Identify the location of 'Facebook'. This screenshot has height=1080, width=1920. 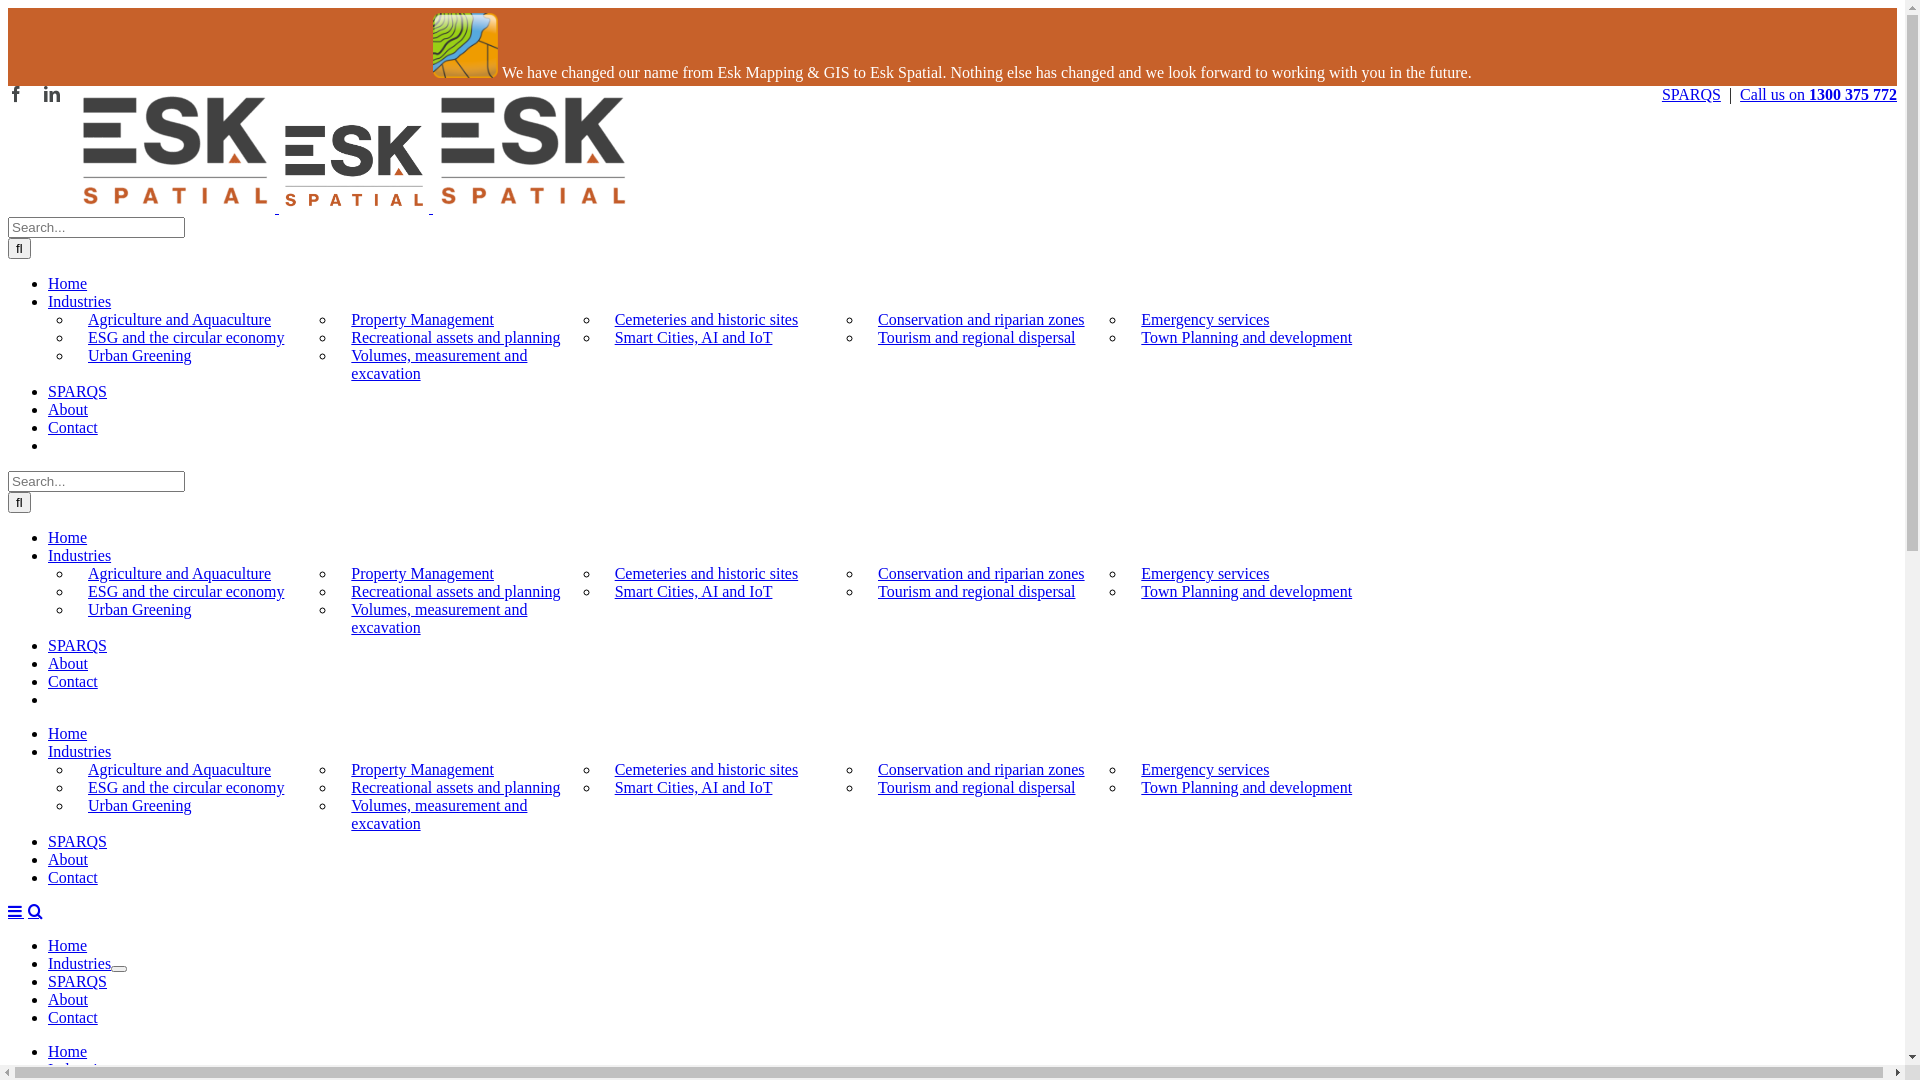
(15, 93).